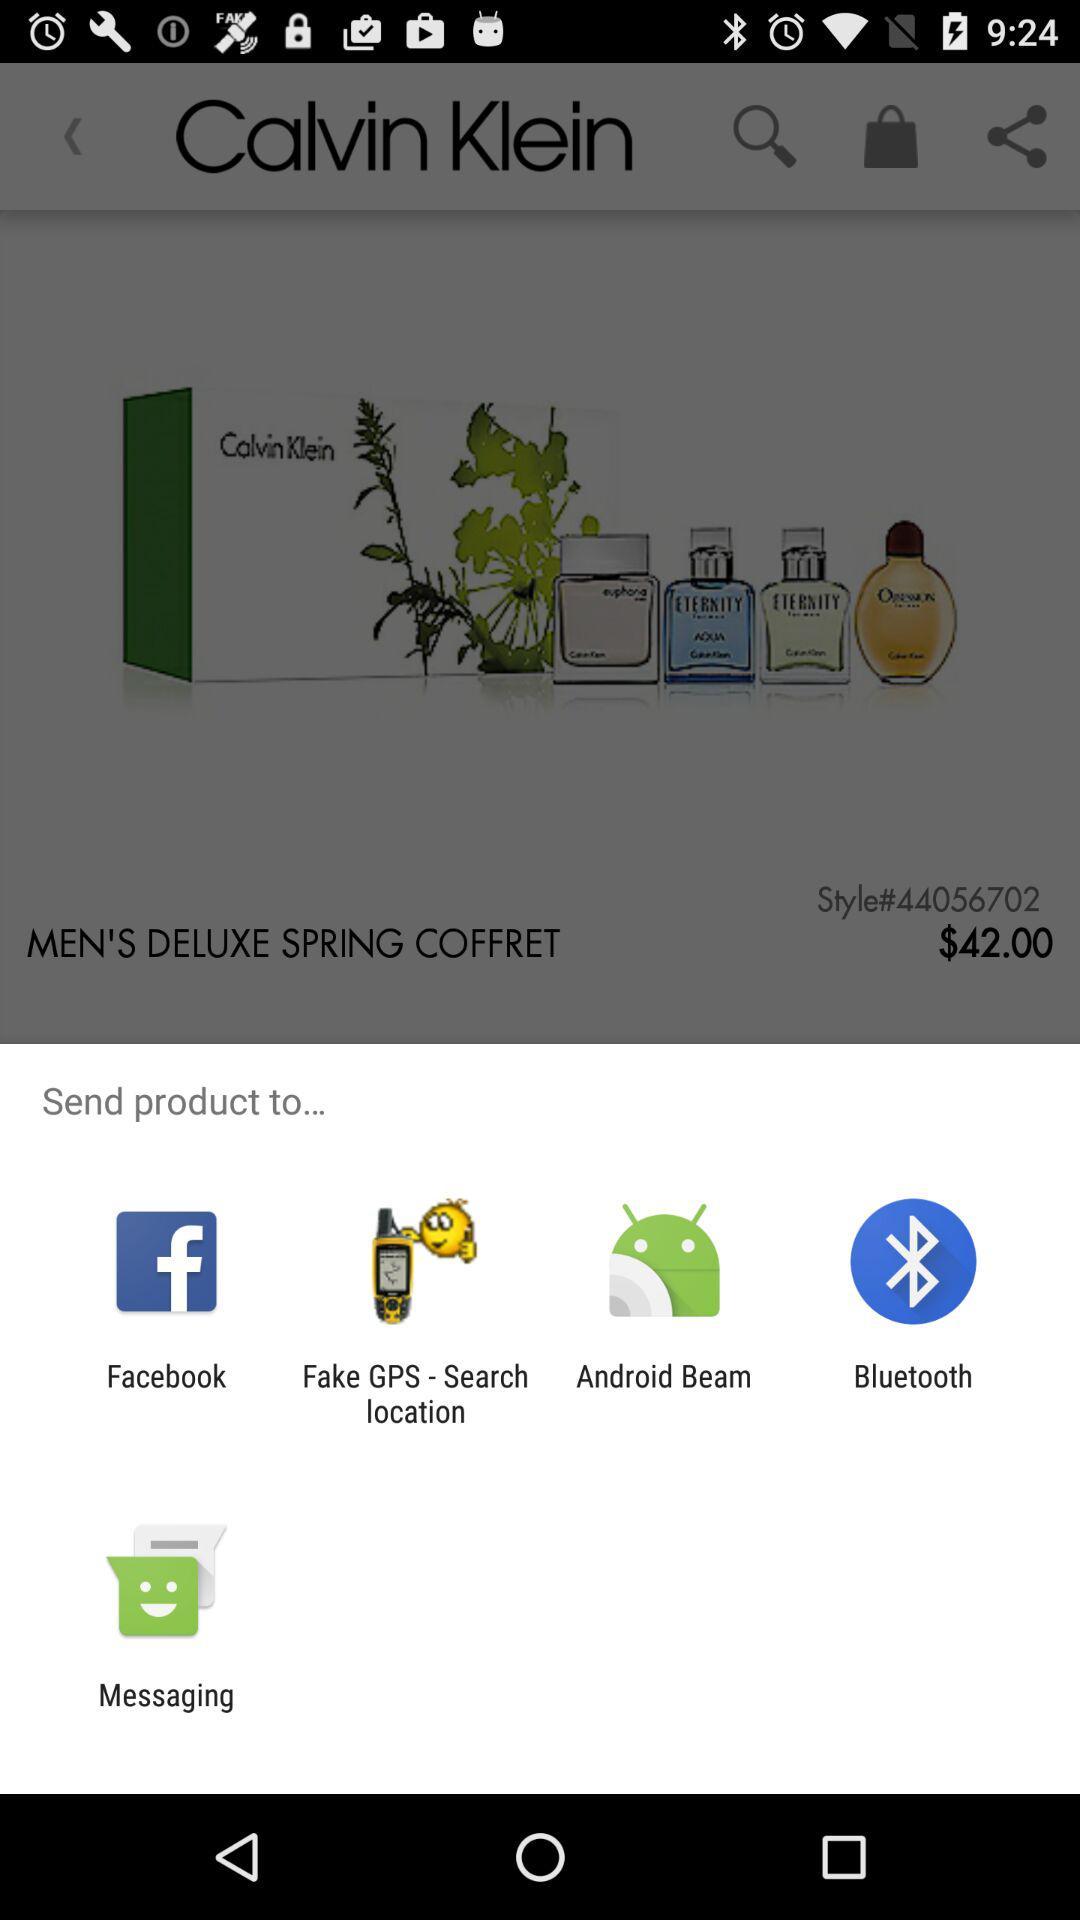 The image size is (1080, 1920). Describe the element at coordinates (414, 1392) in the screenshot. I see `the item to the right of the facebook app` at that location.